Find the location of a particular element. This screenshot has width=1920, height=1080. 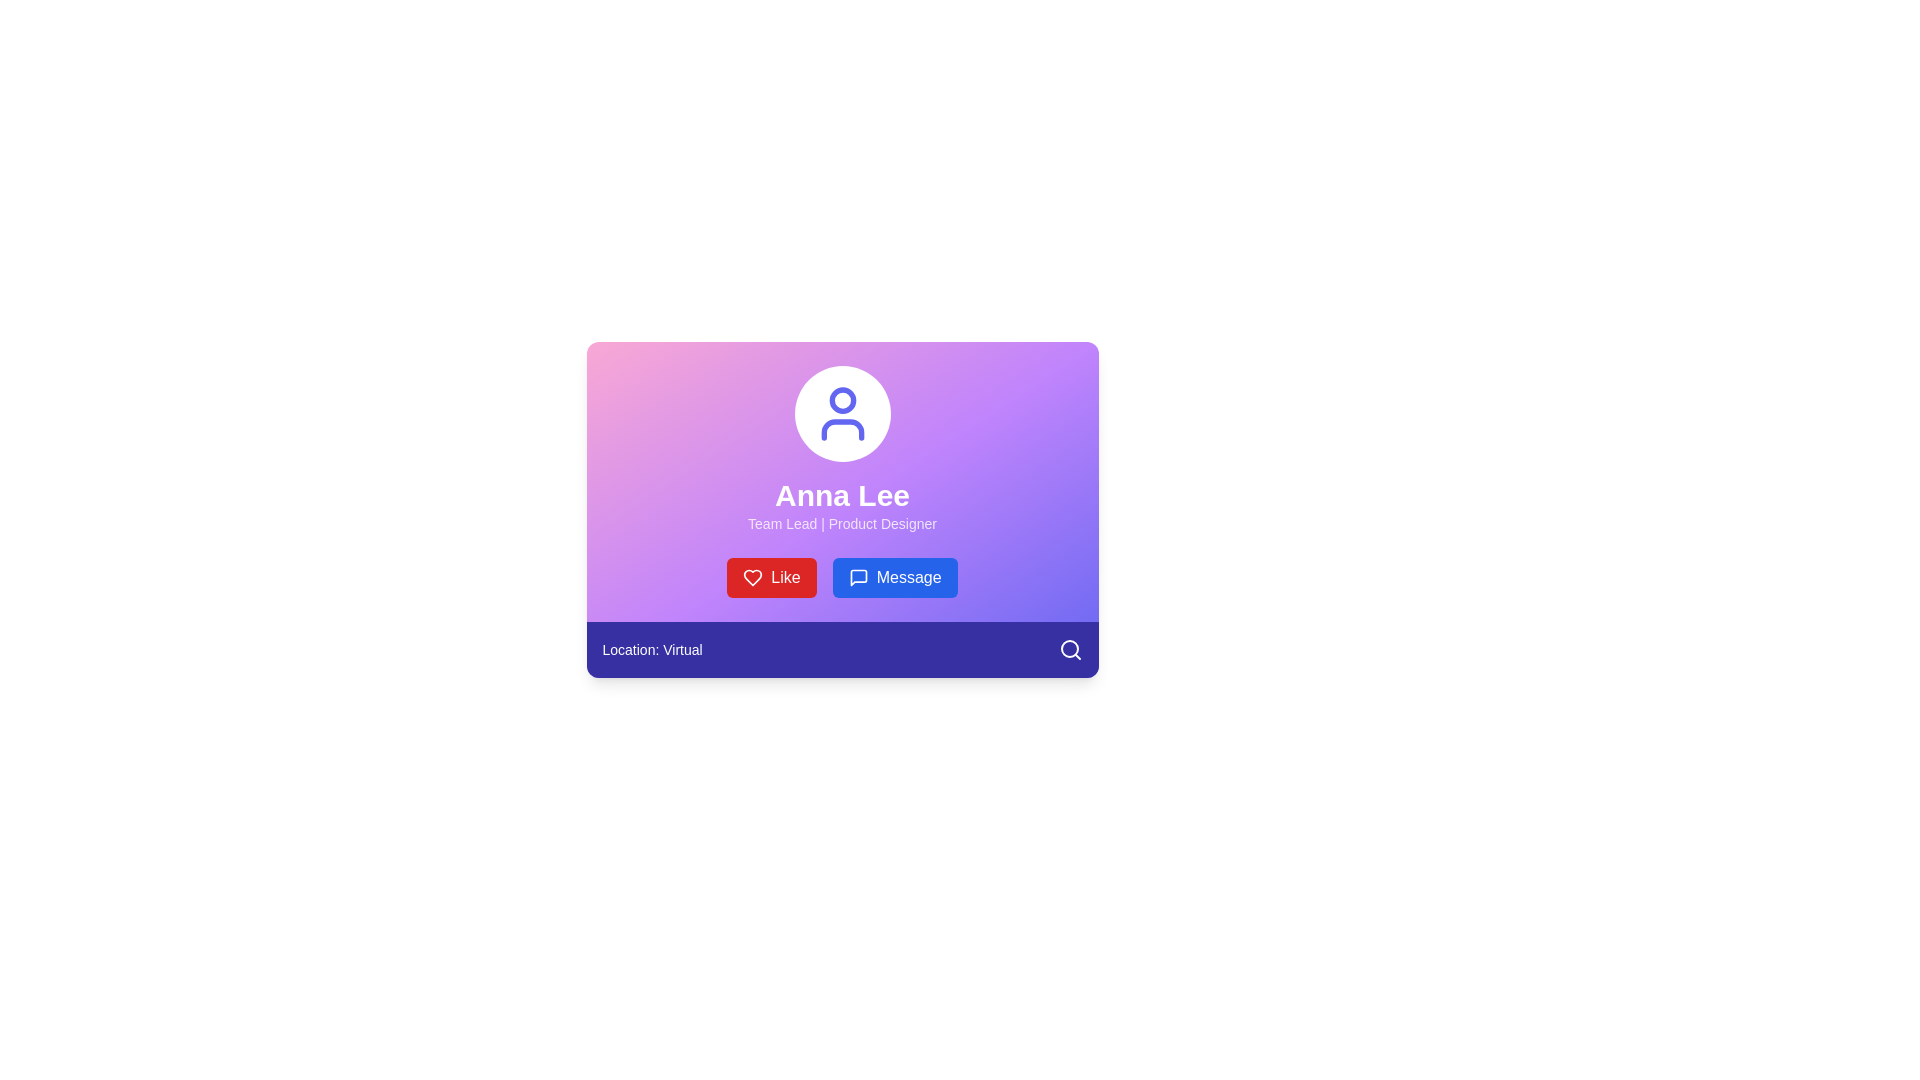

the heart icon, which represents the 'Like' action is located at coordinates (752, 578).